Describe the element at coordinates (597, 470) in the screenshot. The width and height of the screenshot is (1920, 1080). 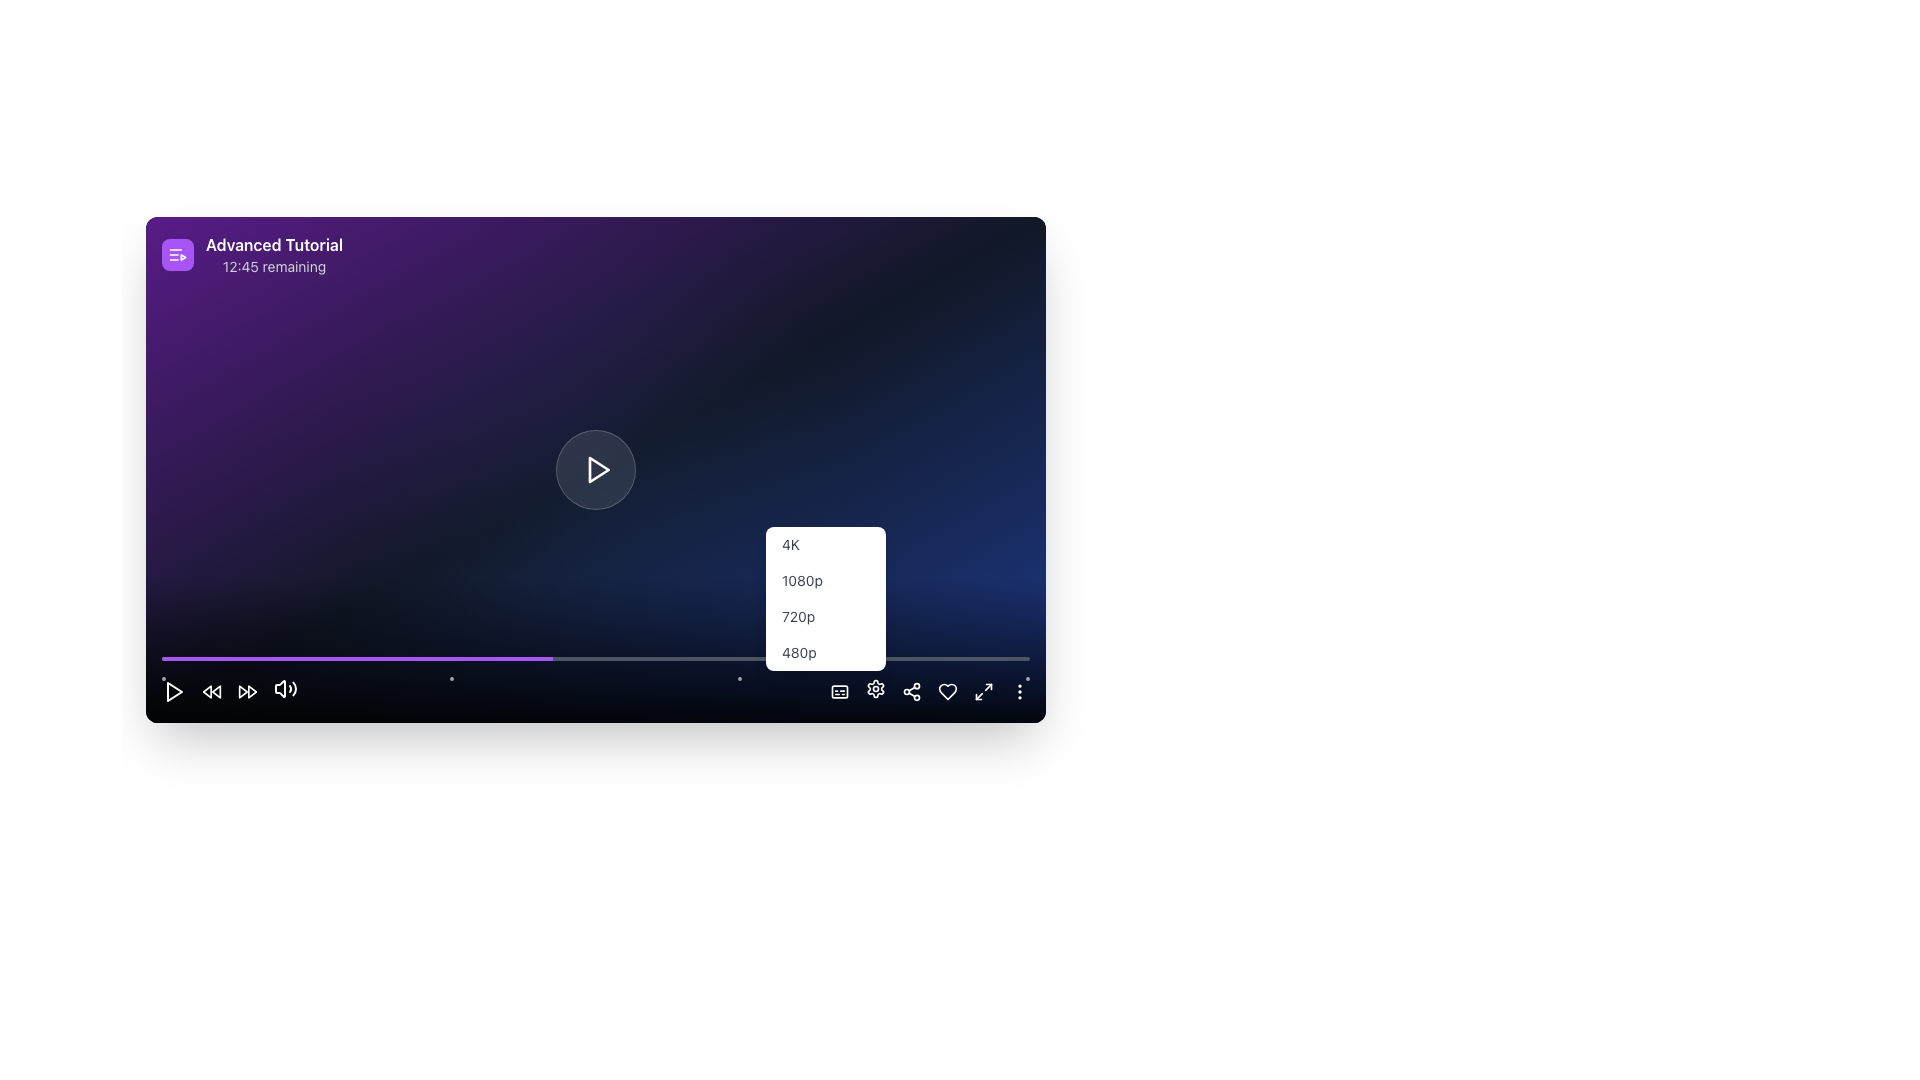
I see `the triangular play icon button outlined in white that is centered on a circular, semi-transparent dark background for keyboard accessibility` at that location.